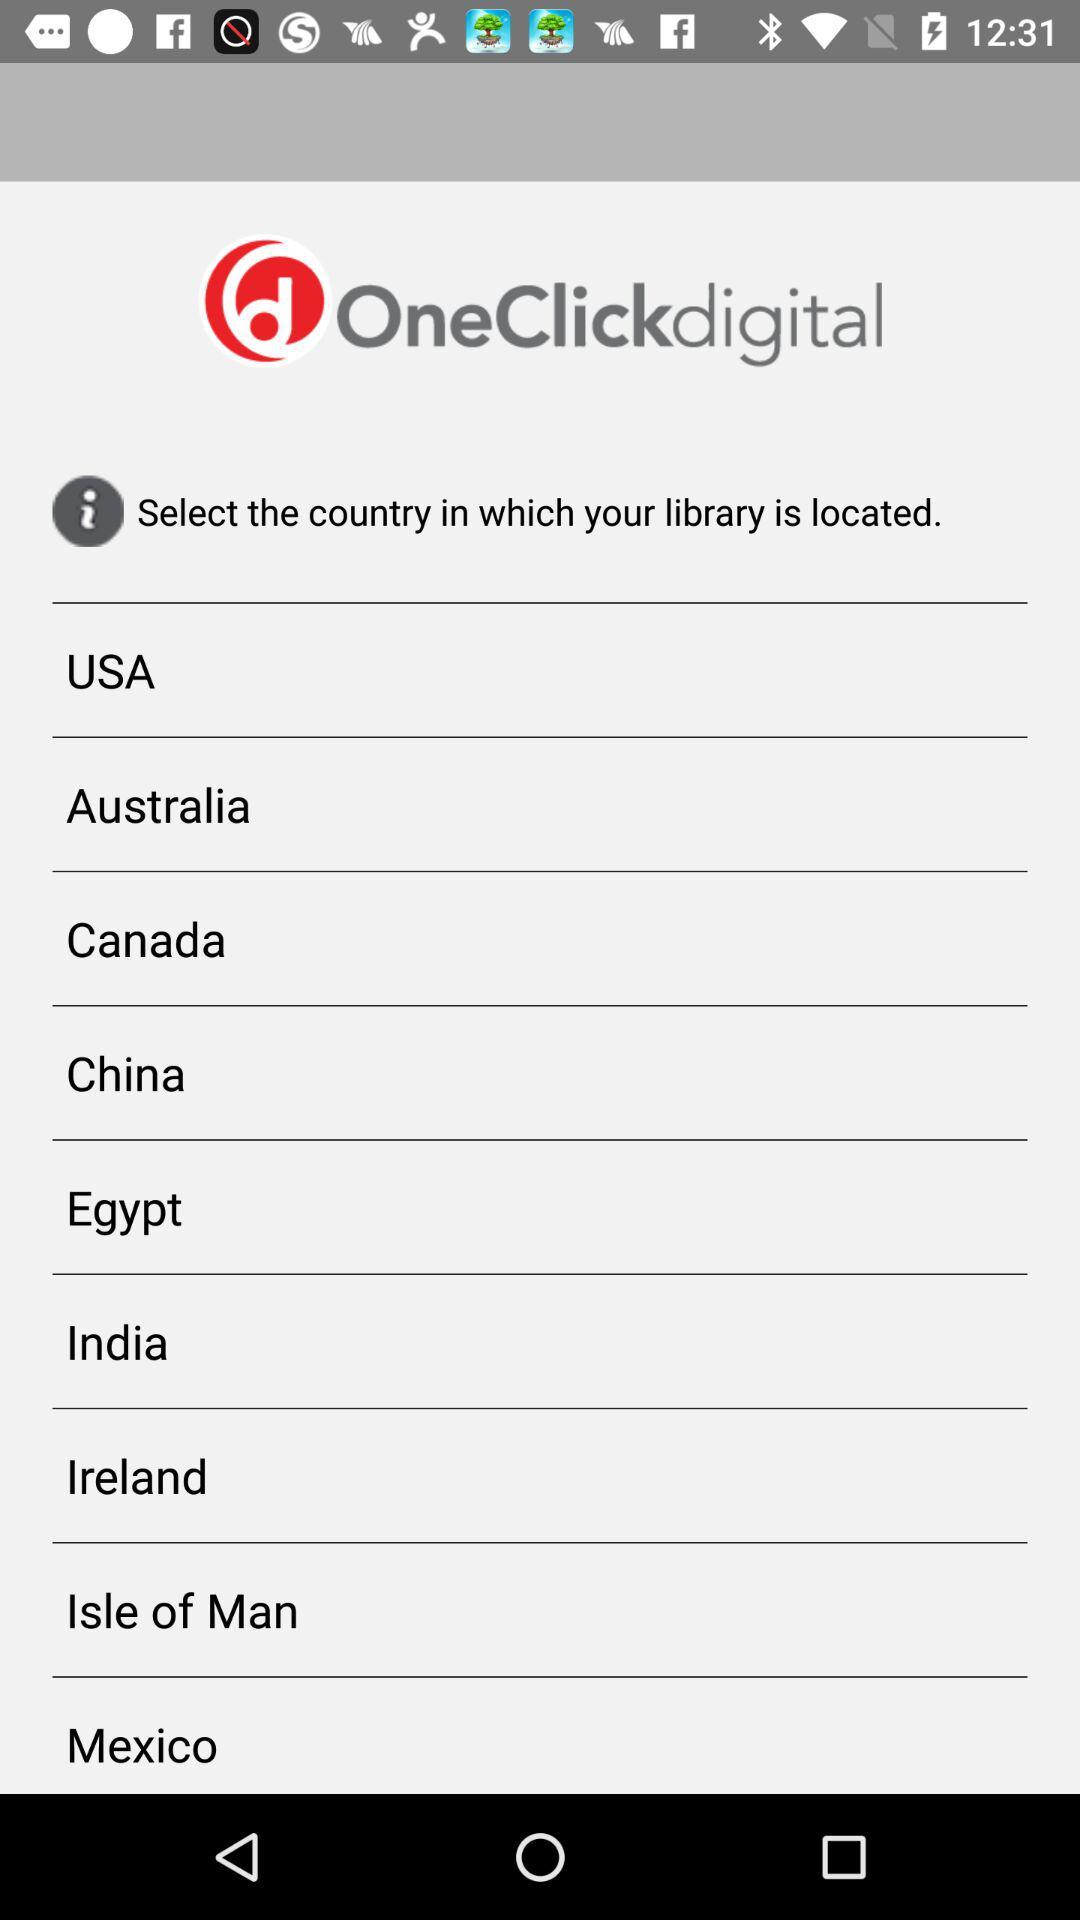 The image size is (1080, 1920). Describe the element at coordinates (540, 1475) in the screenshot. I see `the ireland icon` at that location.